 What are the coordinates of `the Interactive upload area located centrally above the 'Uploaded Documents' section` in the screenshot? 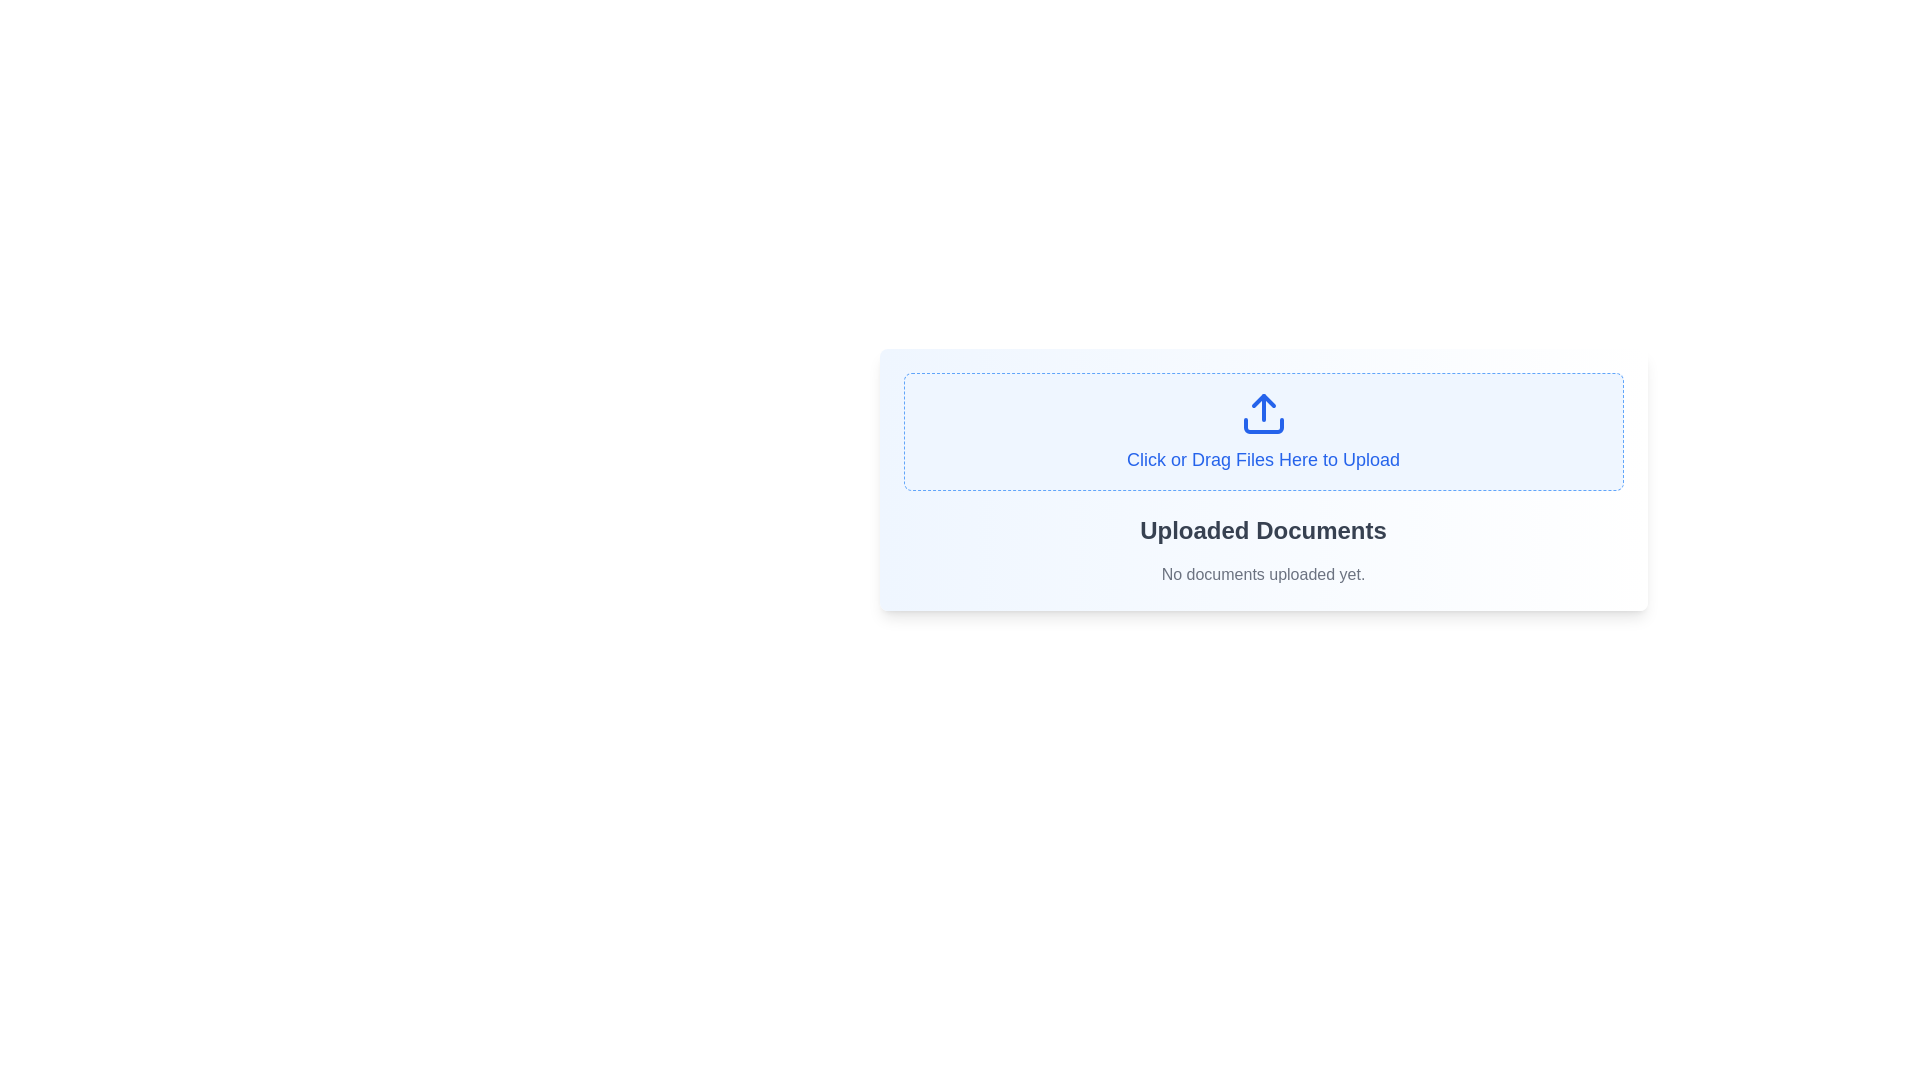 It's located at (1262, 479).